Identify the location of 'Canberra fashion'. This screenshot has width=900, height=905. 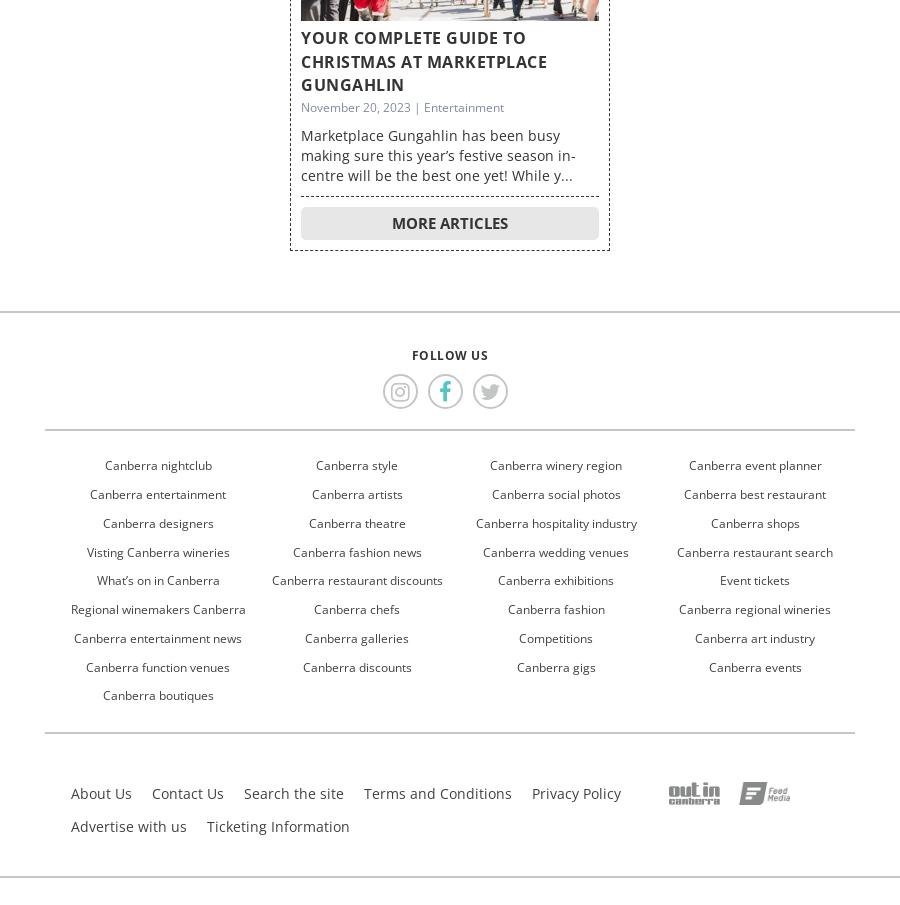
(554, 608).